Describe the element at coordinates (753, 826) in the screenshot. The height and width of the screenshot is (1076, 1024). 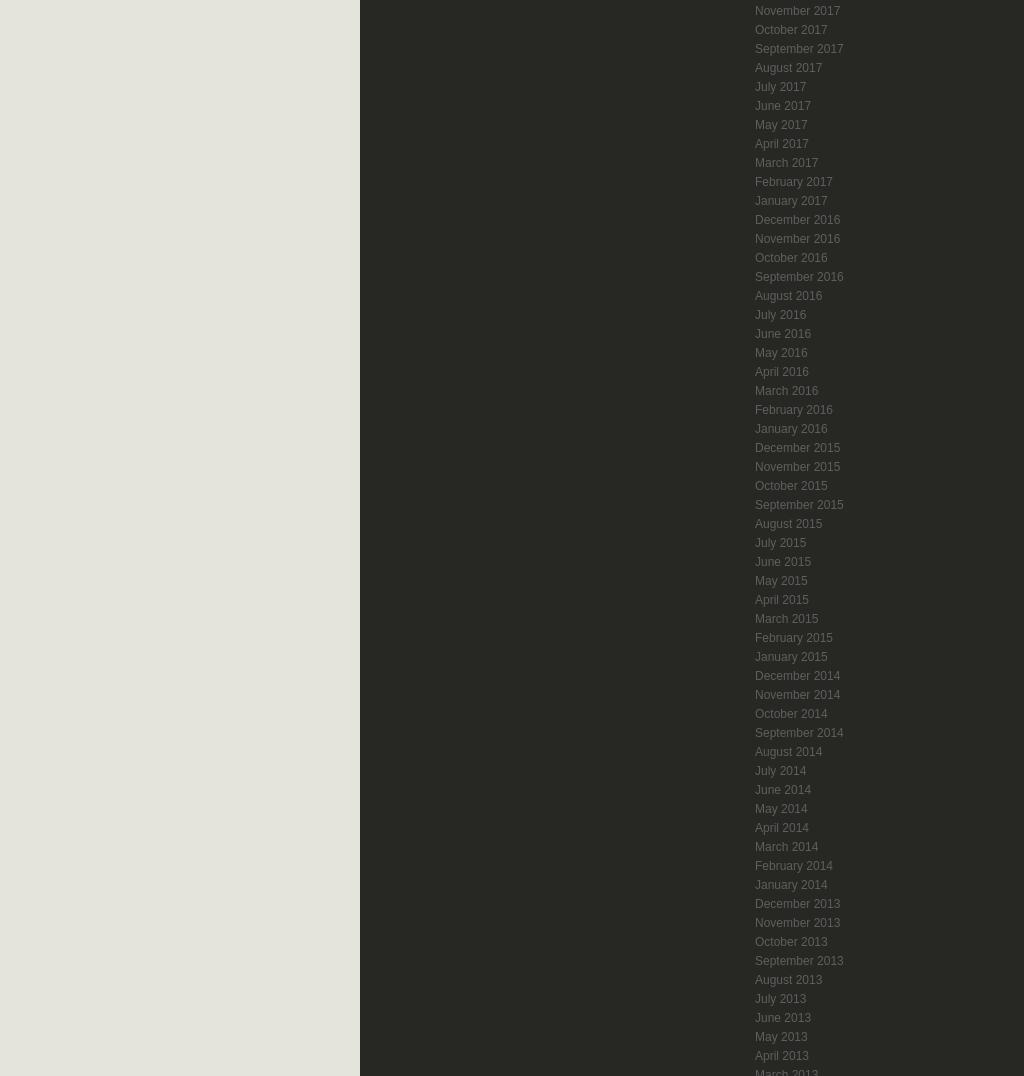
I see `'April 2014'` at that location.